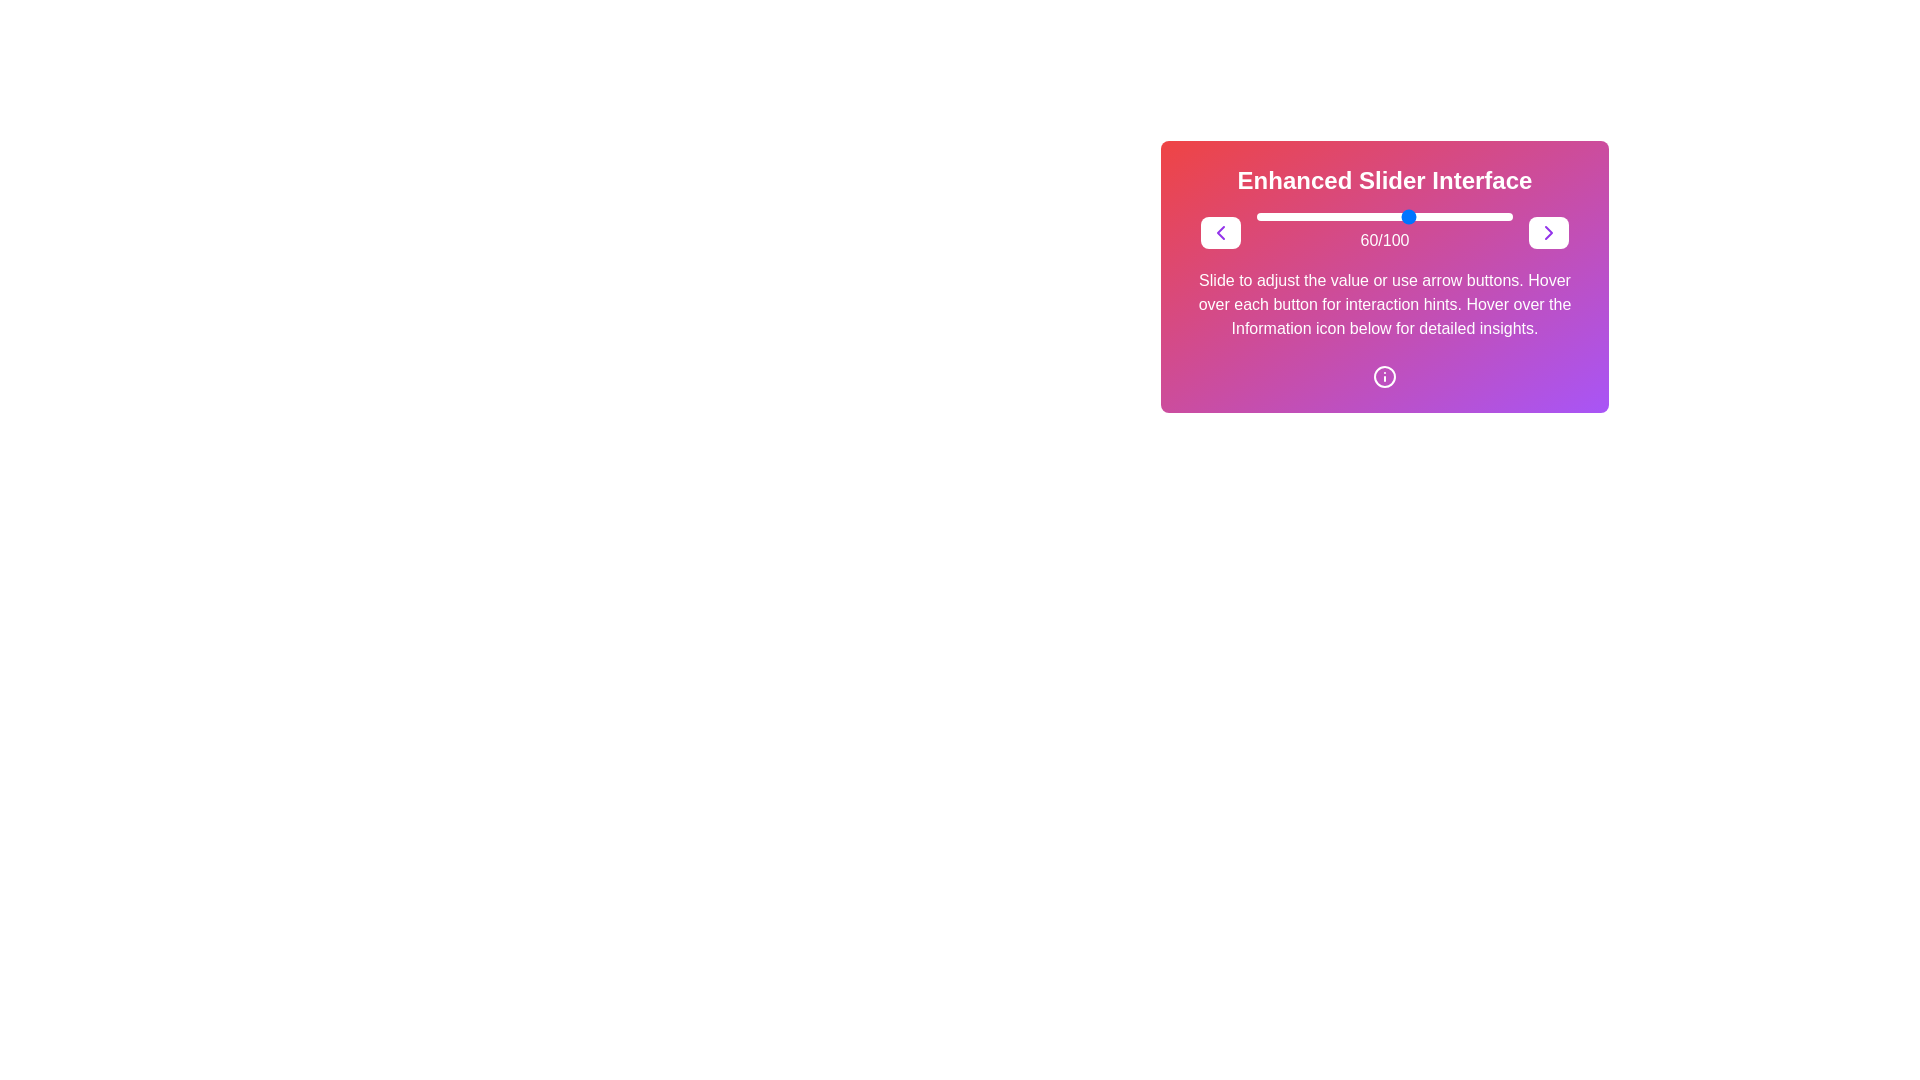  I want to click on the slider, so click(1417, 216).